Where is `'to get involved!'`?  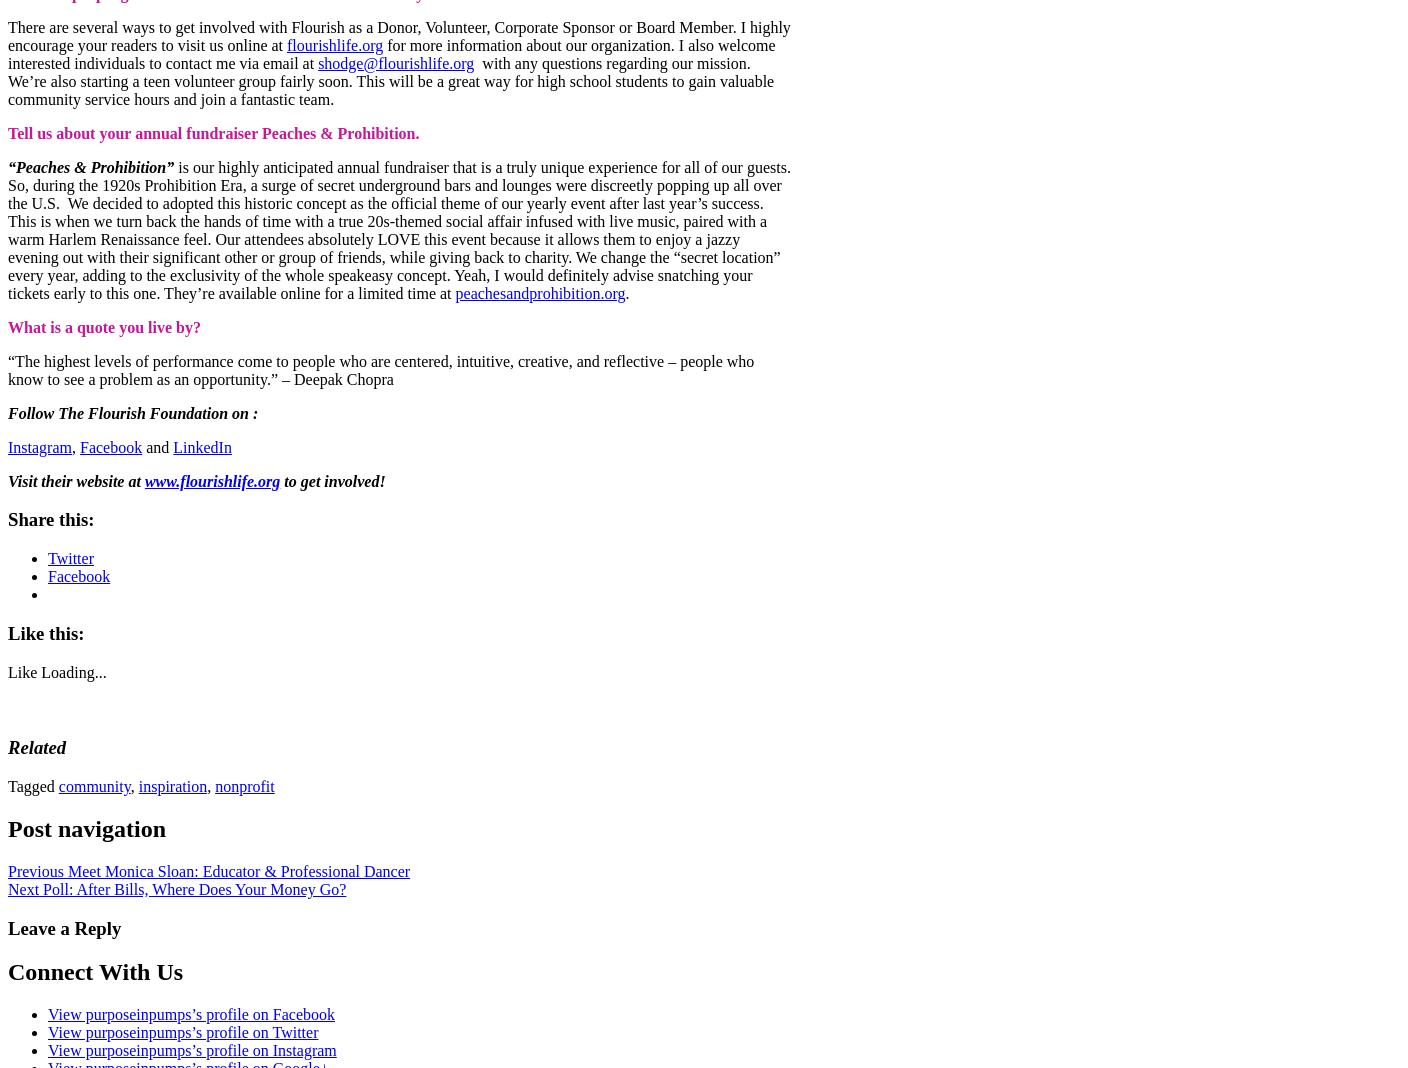 'to get involved!' is located at coordinates (332, 480).